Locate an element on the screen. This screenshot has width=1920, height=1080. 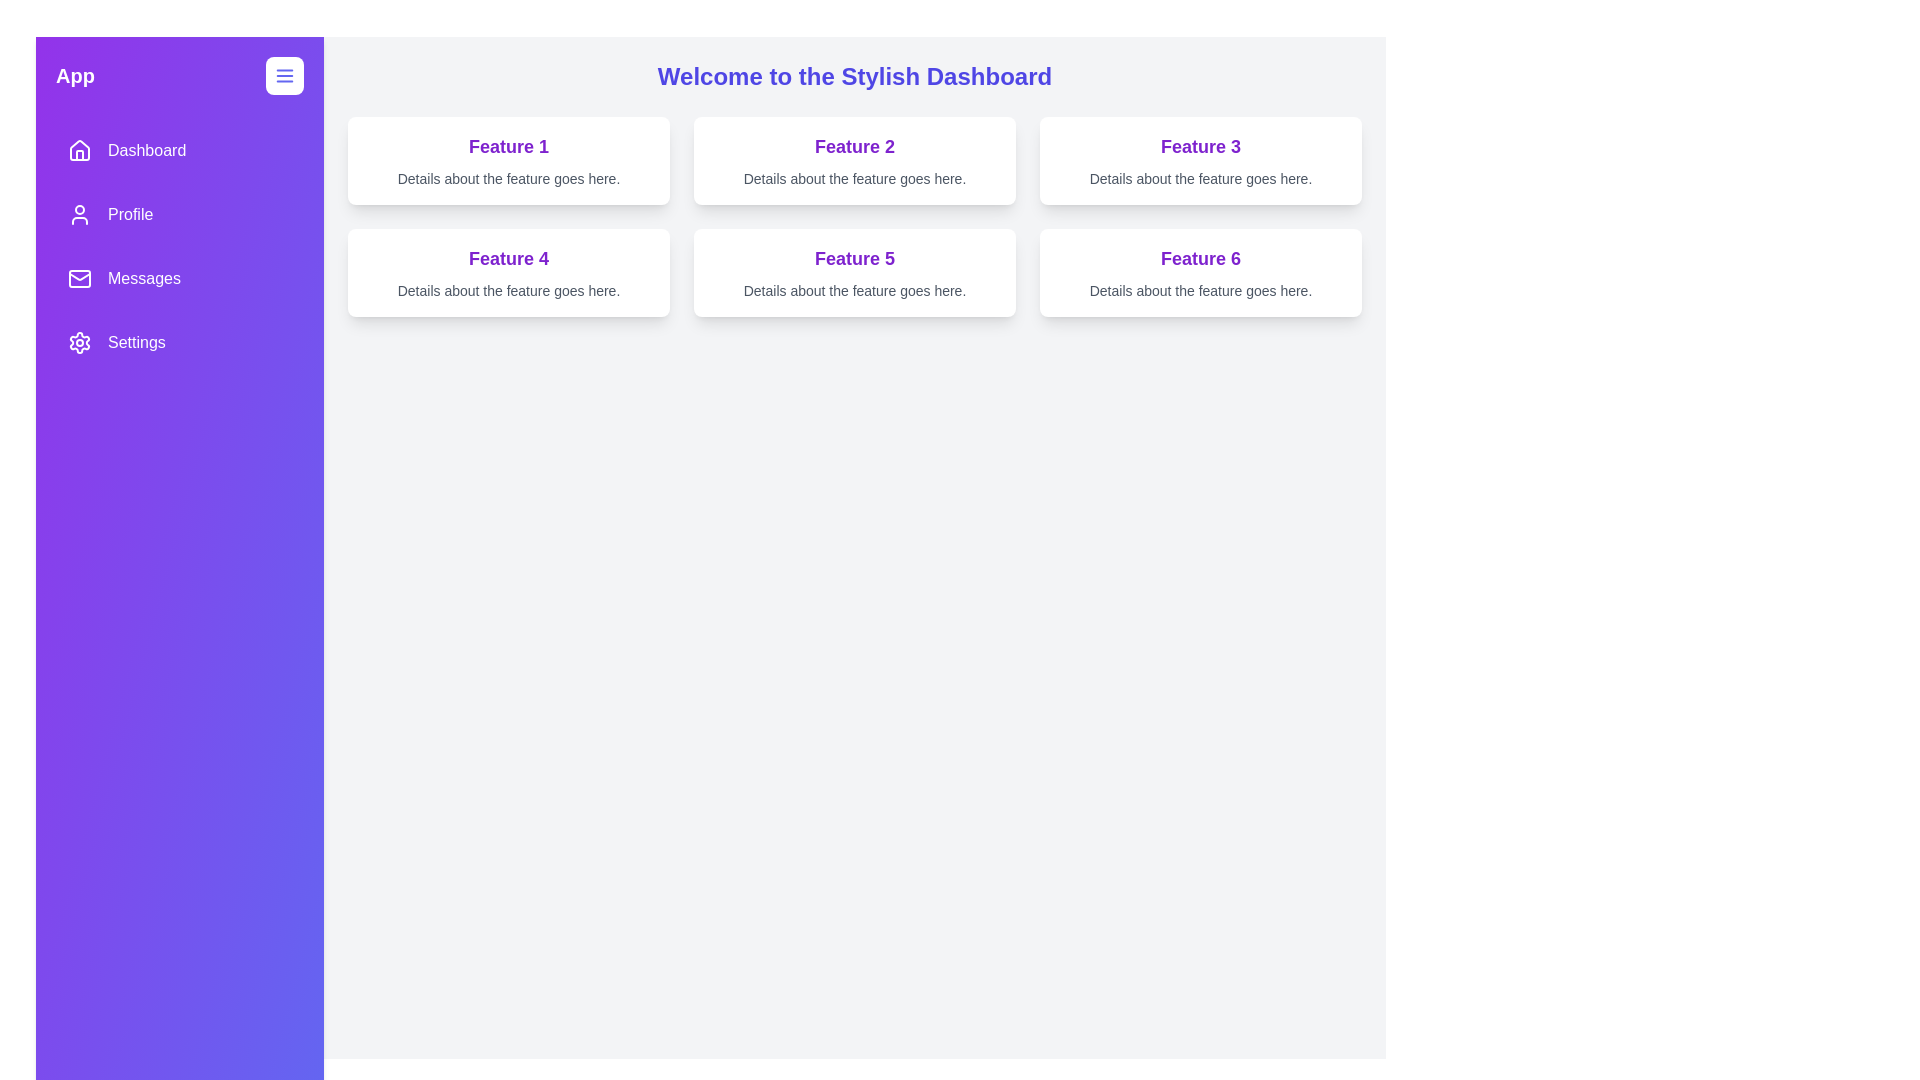
the house icon located in the sidebar next to the 'Dashboard' label is located at coordinates (80, 149).